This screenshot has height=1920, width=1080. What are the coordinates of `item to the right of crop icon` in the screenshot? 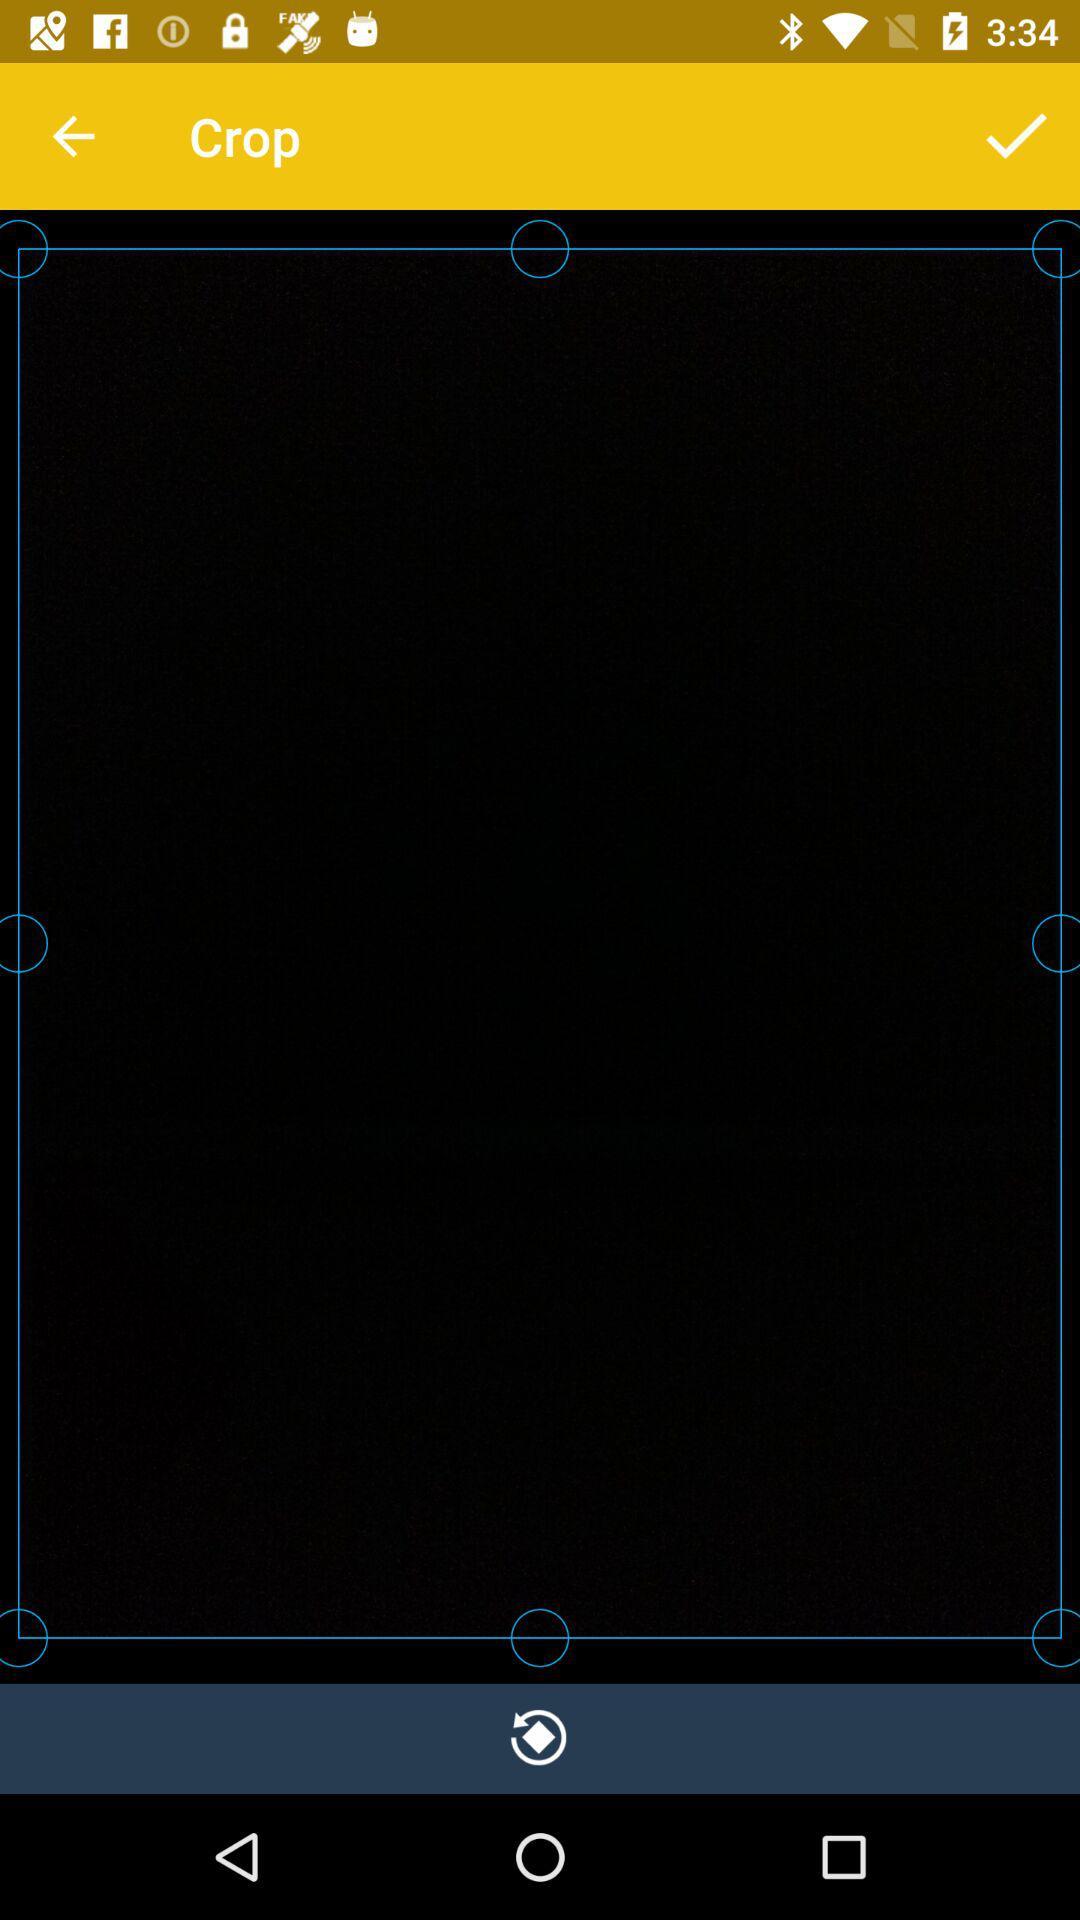 It's located at (1017, 135).